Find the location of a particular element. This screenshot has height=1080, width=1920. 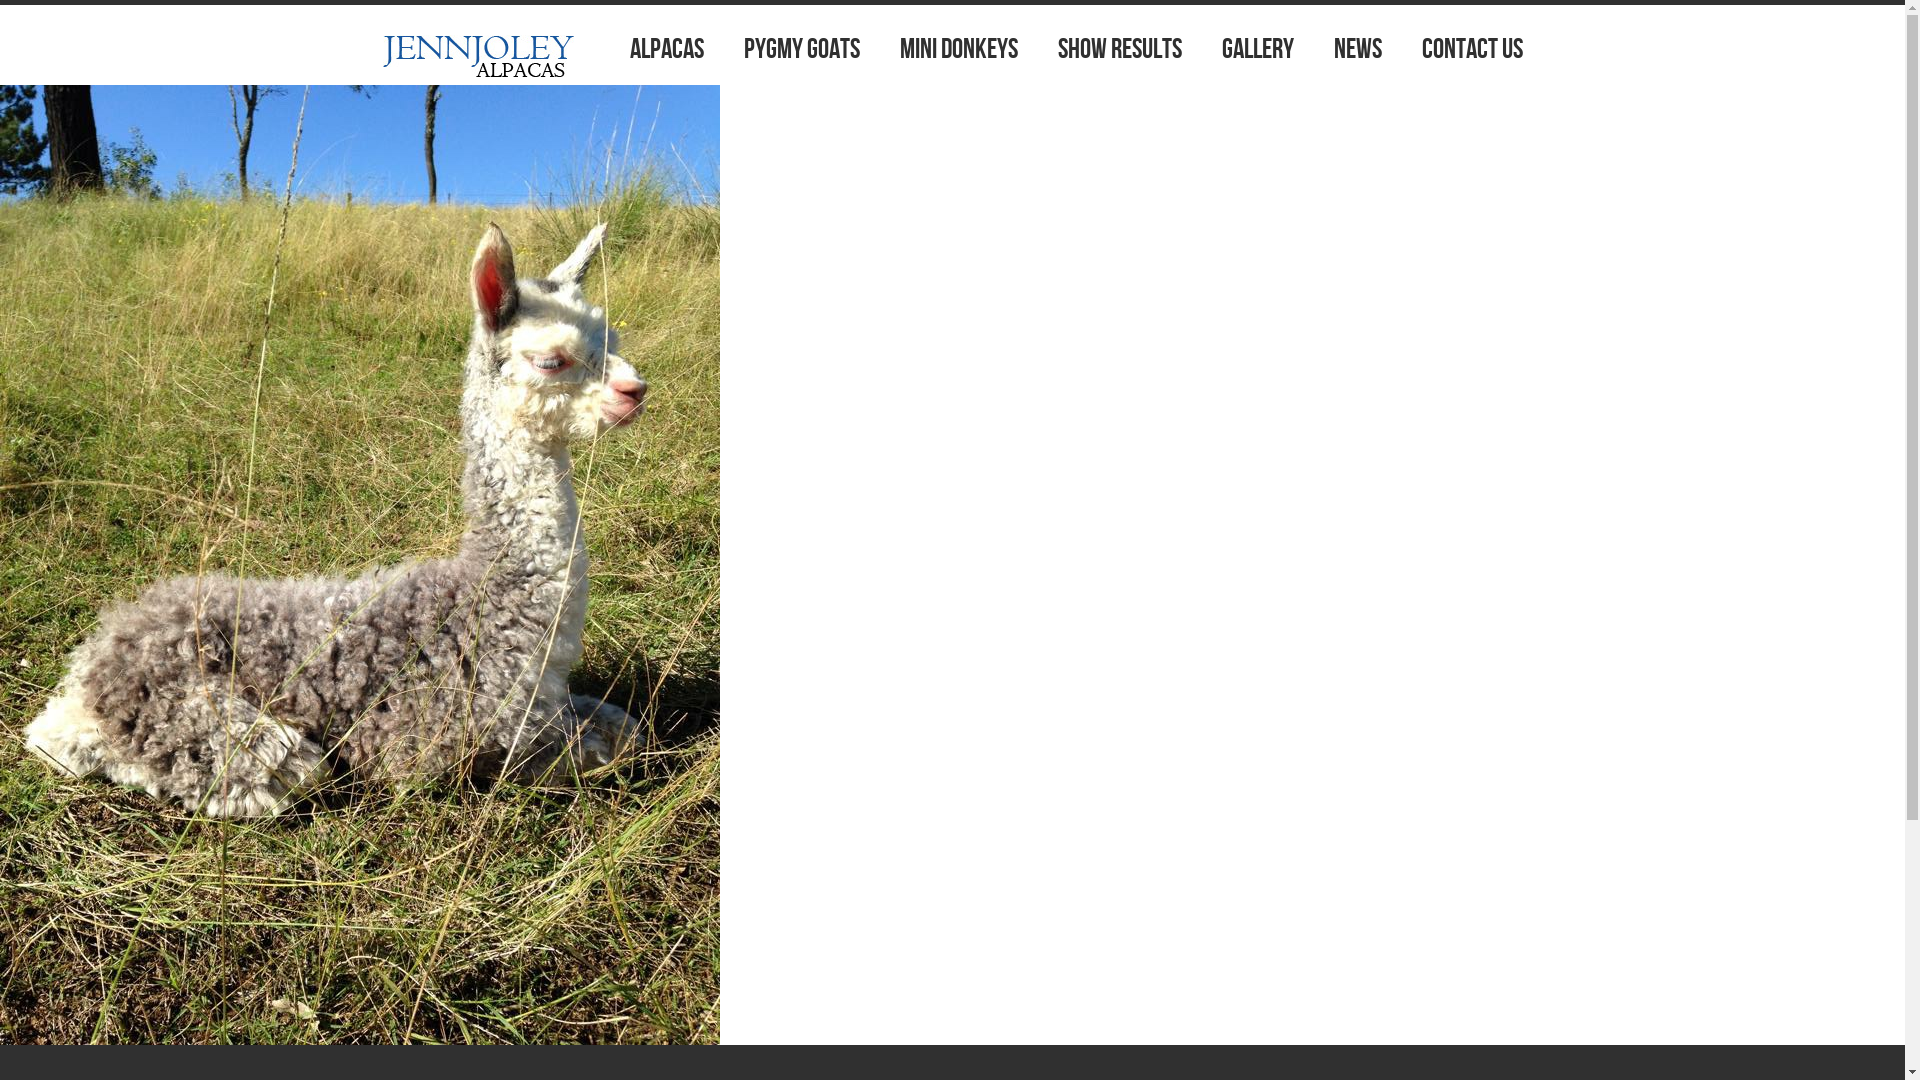

'NEWS' is located at coordinates (1358, 49).